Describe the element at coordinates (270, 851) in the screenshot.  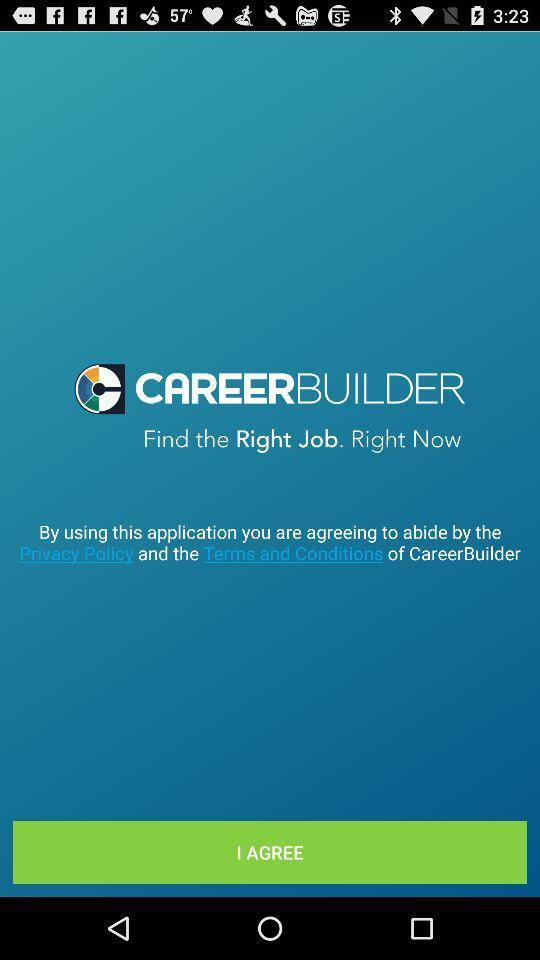
I see `i agree icon` at that location.